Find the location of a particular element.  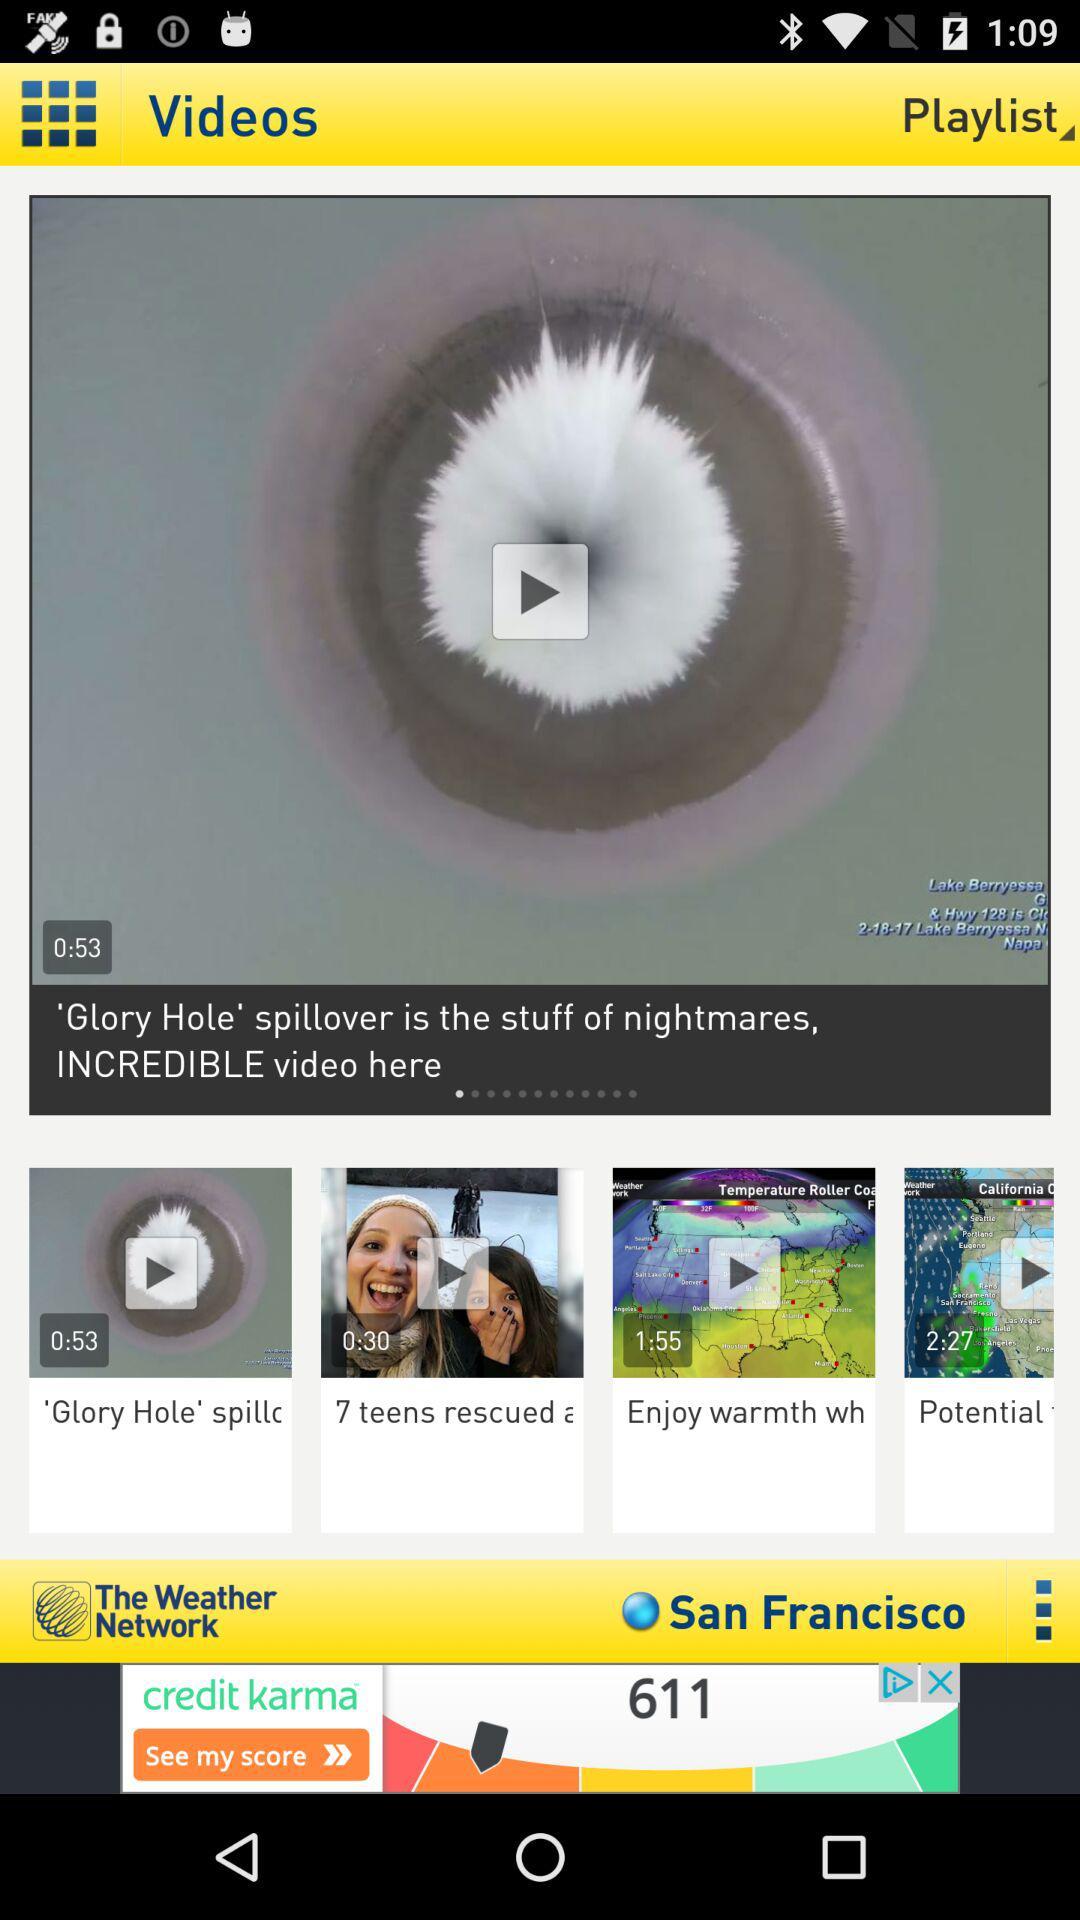

video is located at coordinates (452, 1271).